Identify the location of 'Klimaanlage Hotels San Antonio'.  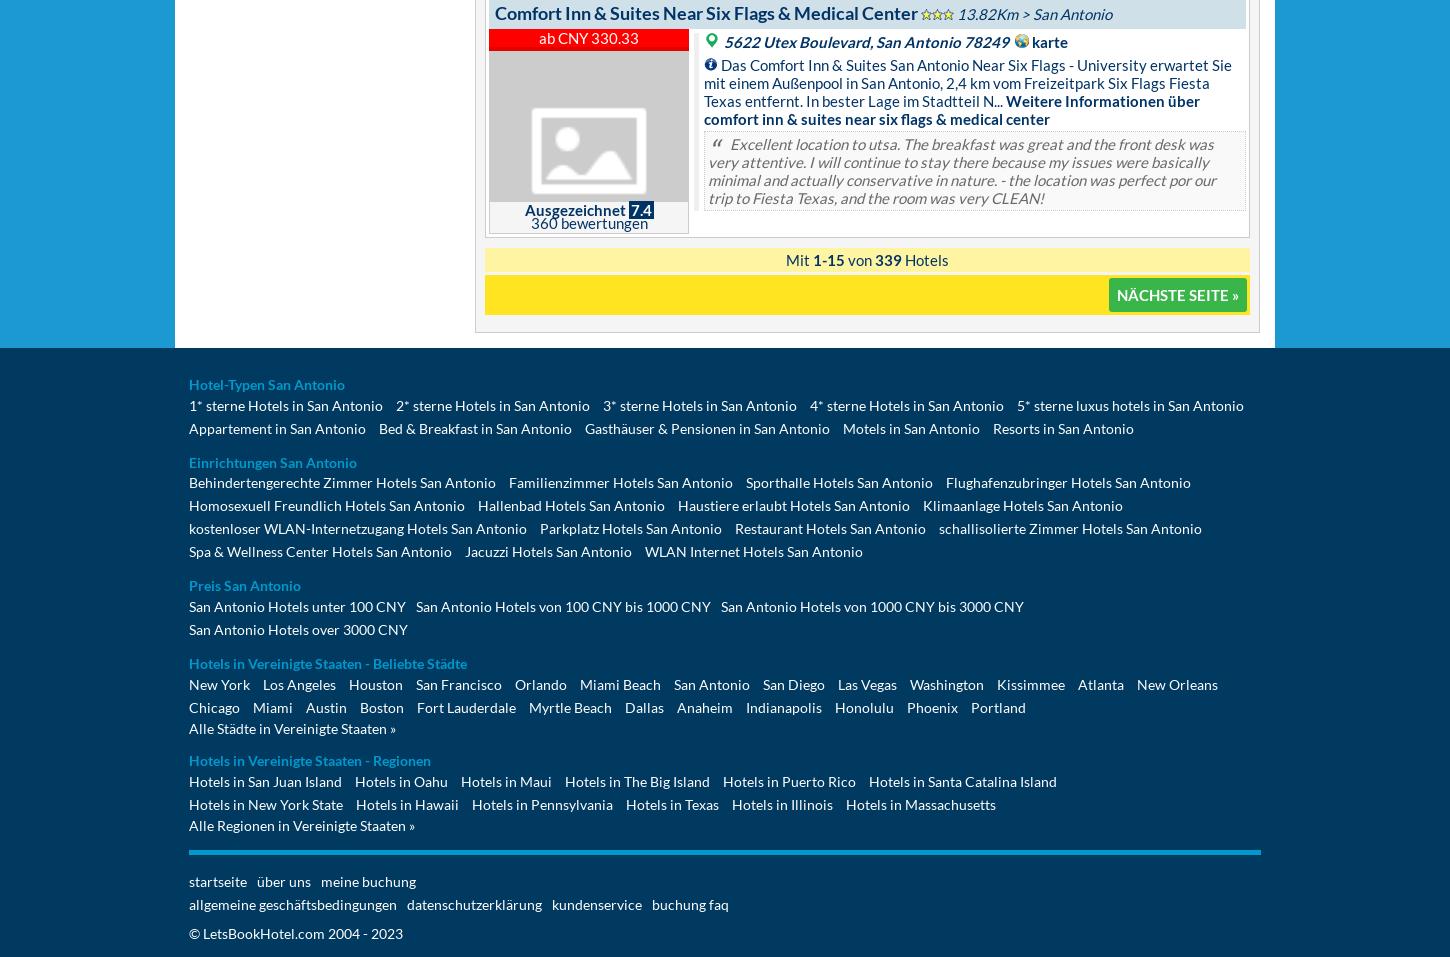
(1022, 505).